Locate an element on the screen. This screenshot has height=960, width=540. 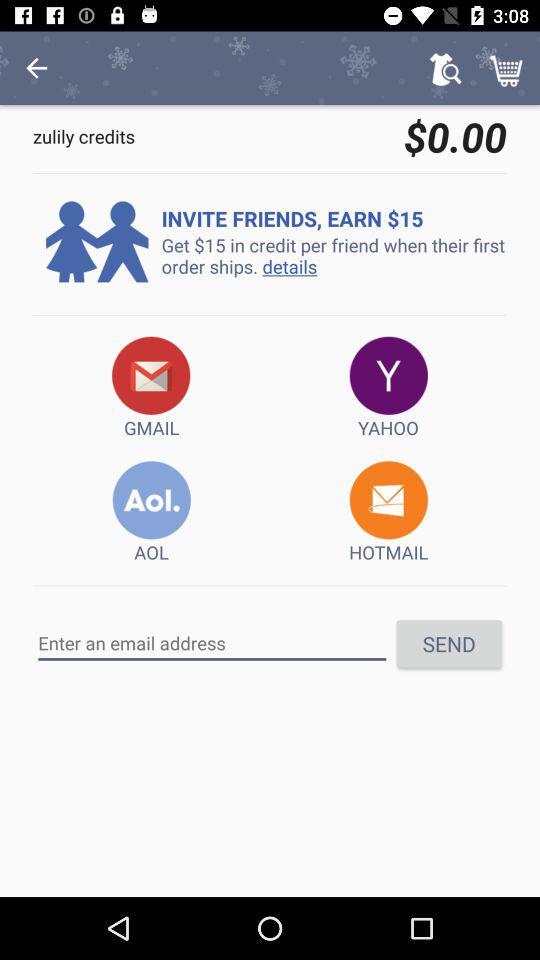
aol item is located at coordinates (150, 512).